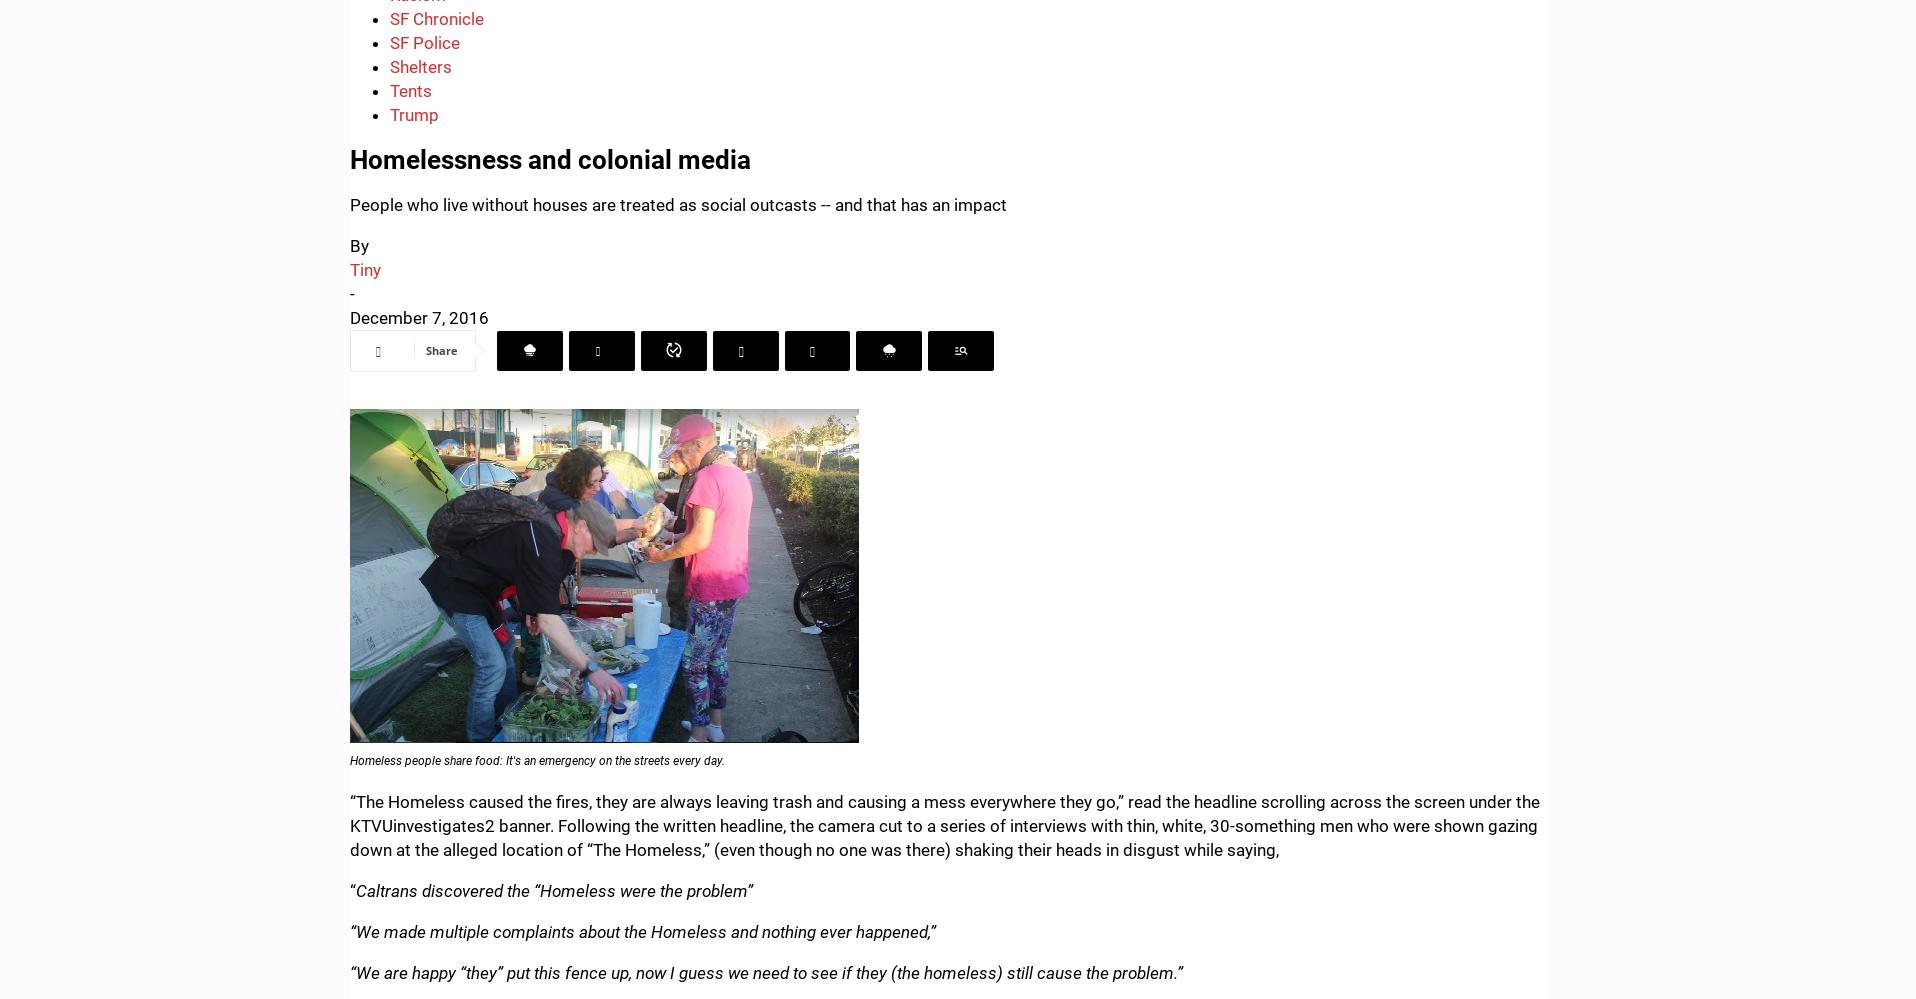  I want to click on 'Homeless people share food: It's an emergency on the streets every day.', so click(536, 760).